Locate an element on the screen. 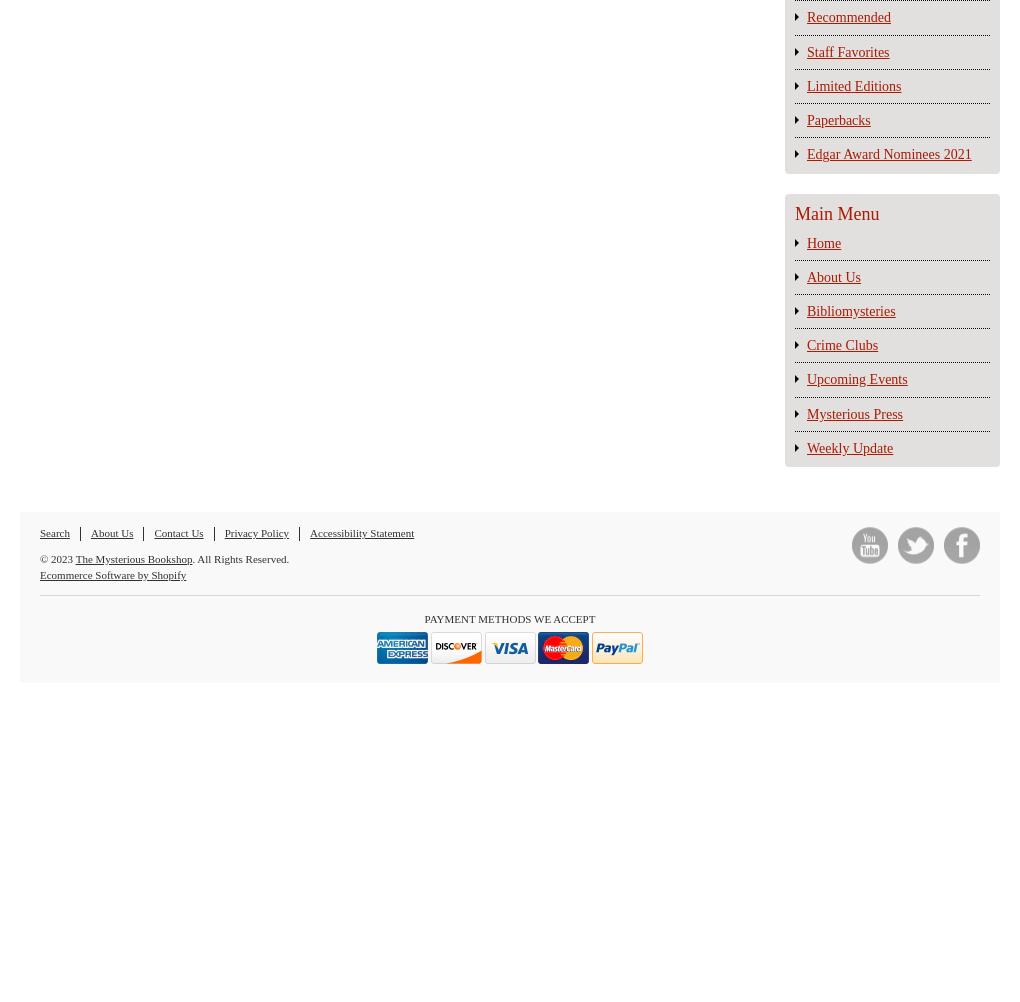  'Accessibility Statement' is located at coordinates (360, 532).